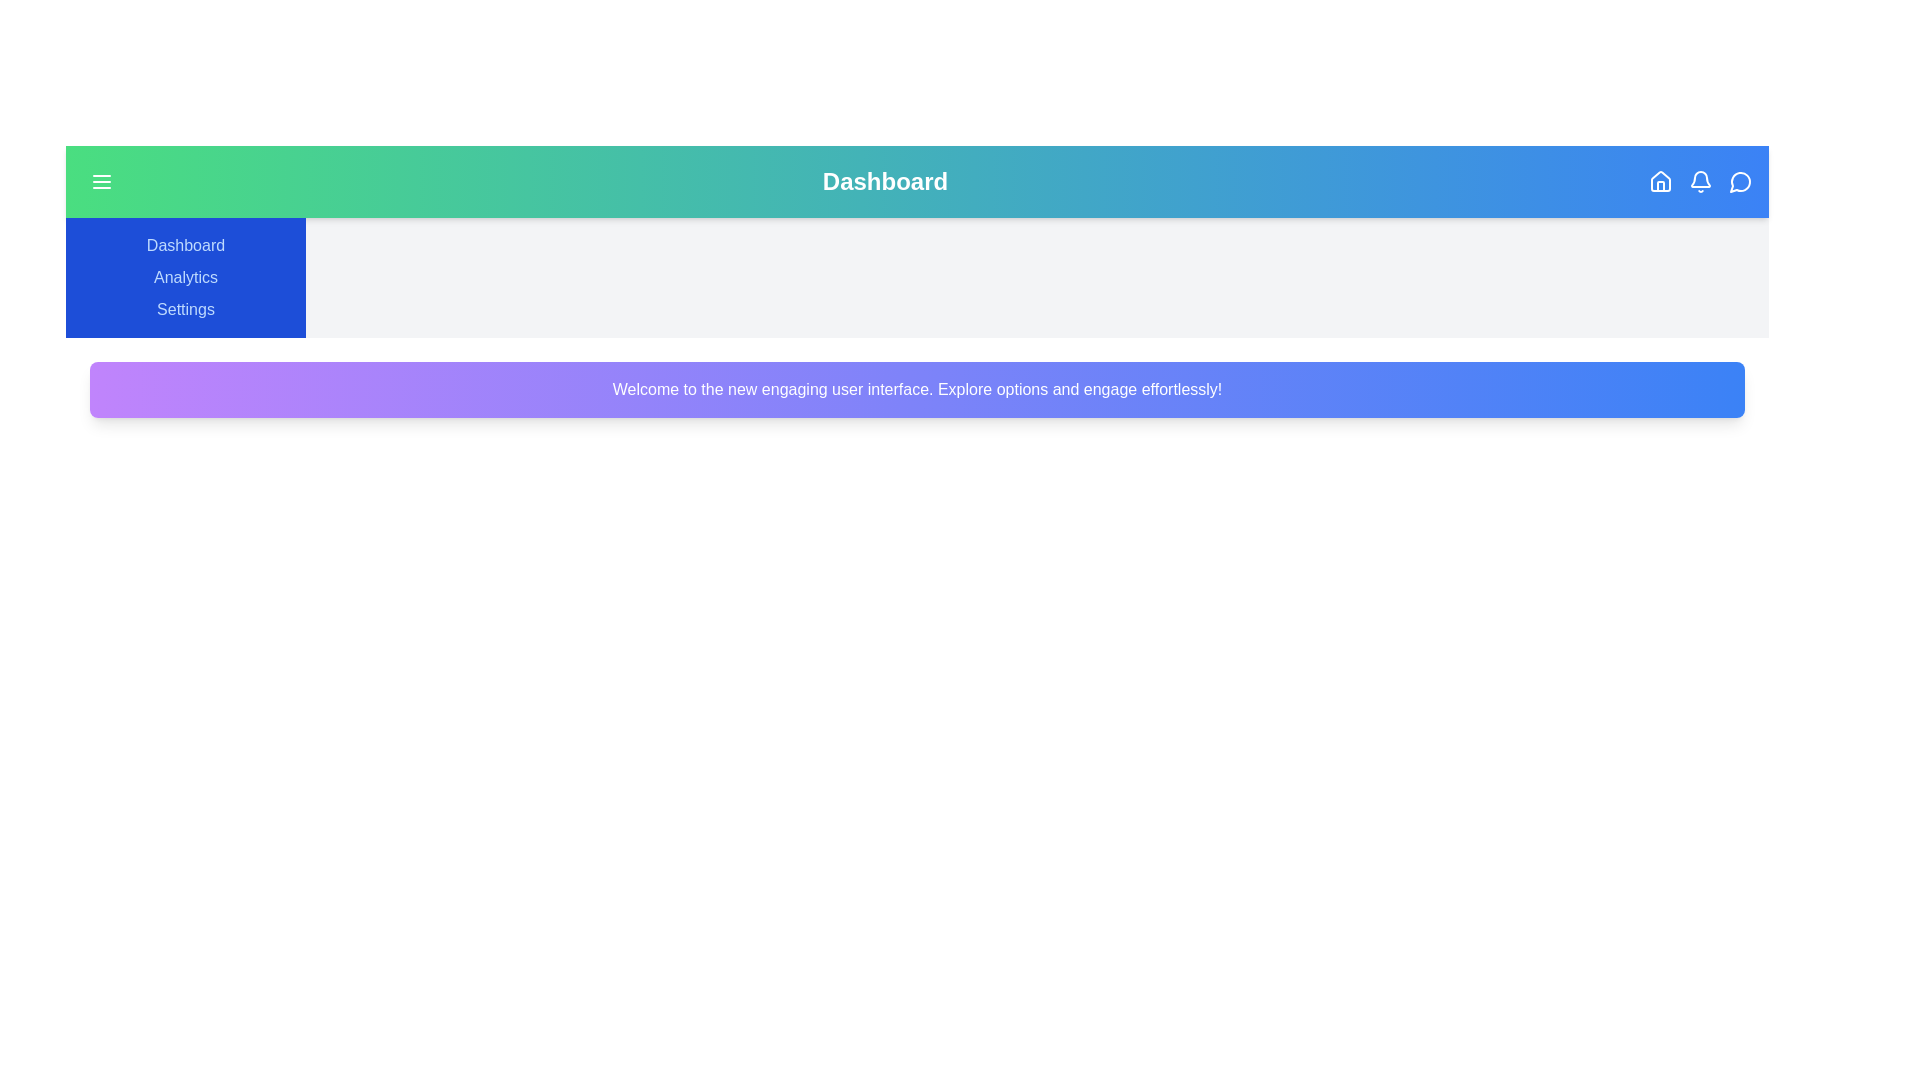  I want to click on the 'Bell' icon in the top bar, so click(1699, 181).